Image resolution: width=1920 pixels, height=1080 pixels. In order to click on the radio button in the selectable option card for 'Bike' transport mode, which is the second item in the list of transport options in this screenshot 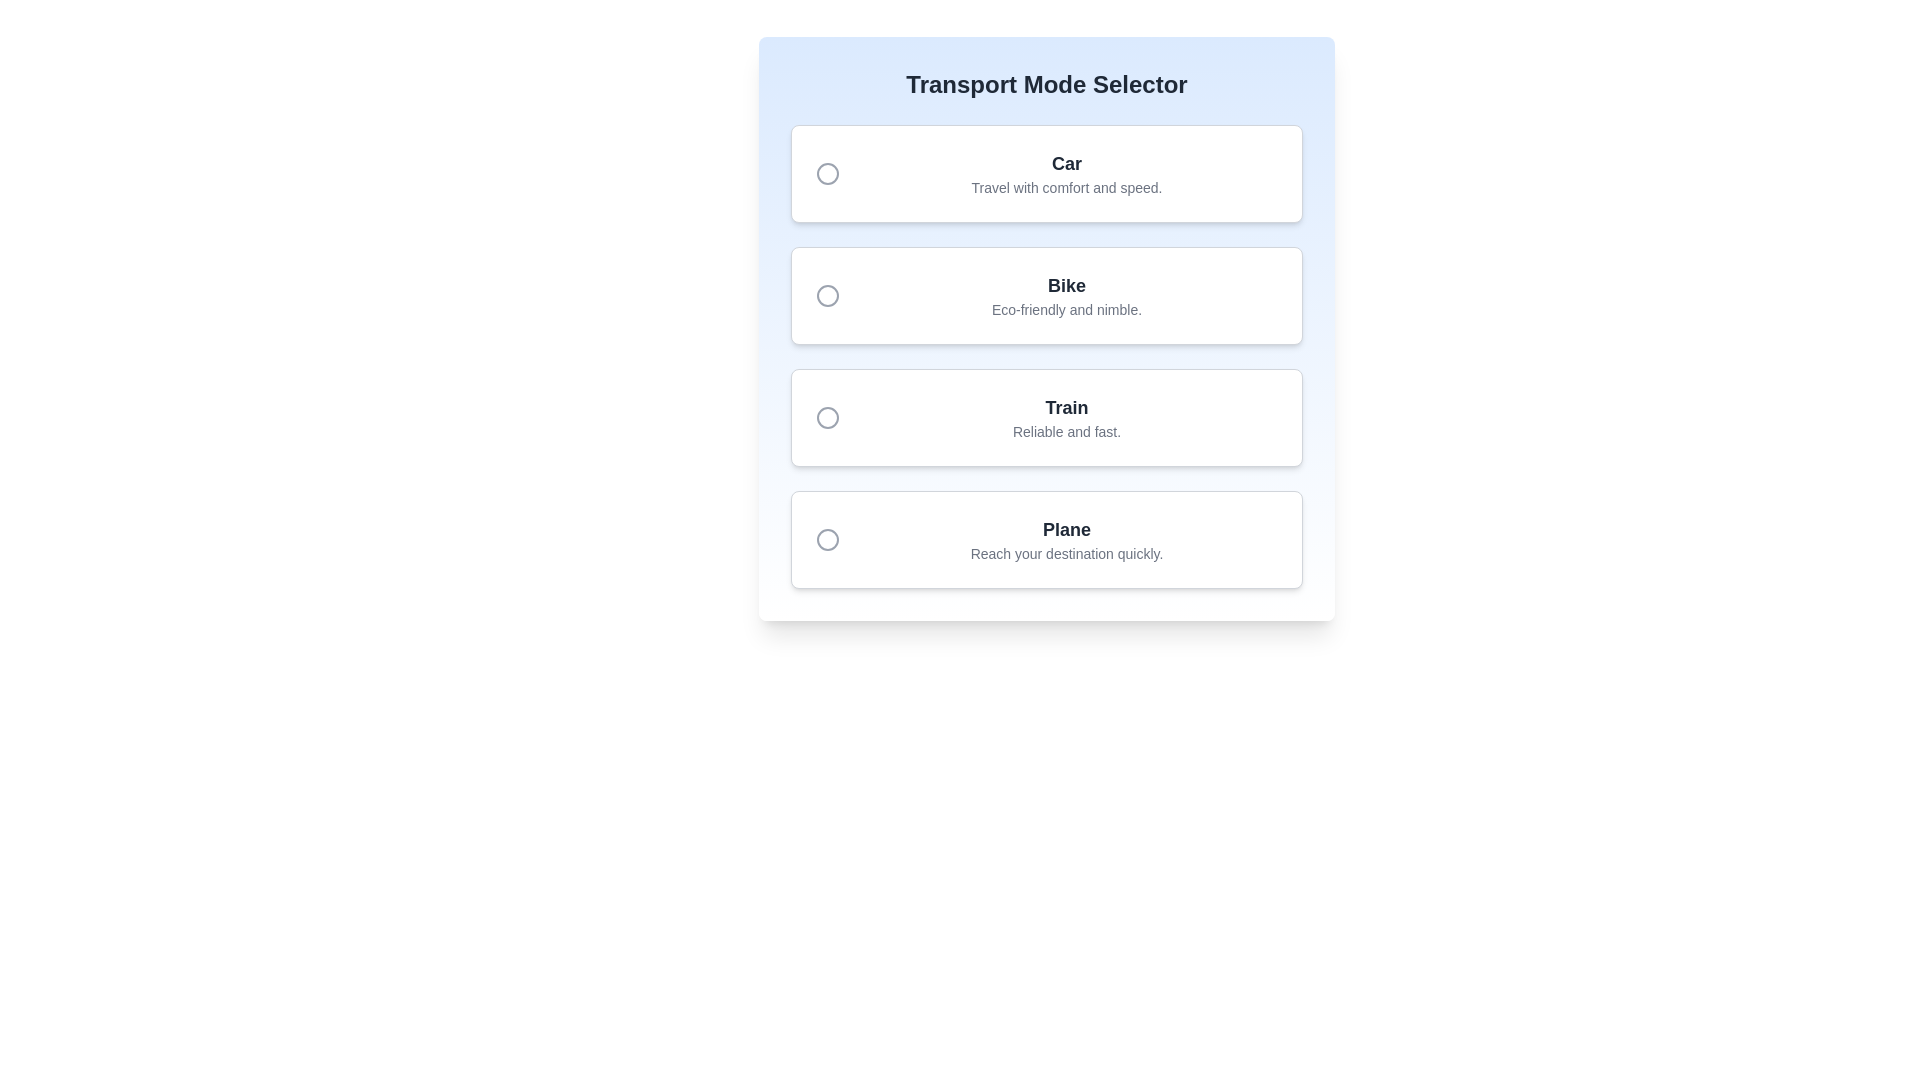, I will do `click(1045, 296)`.